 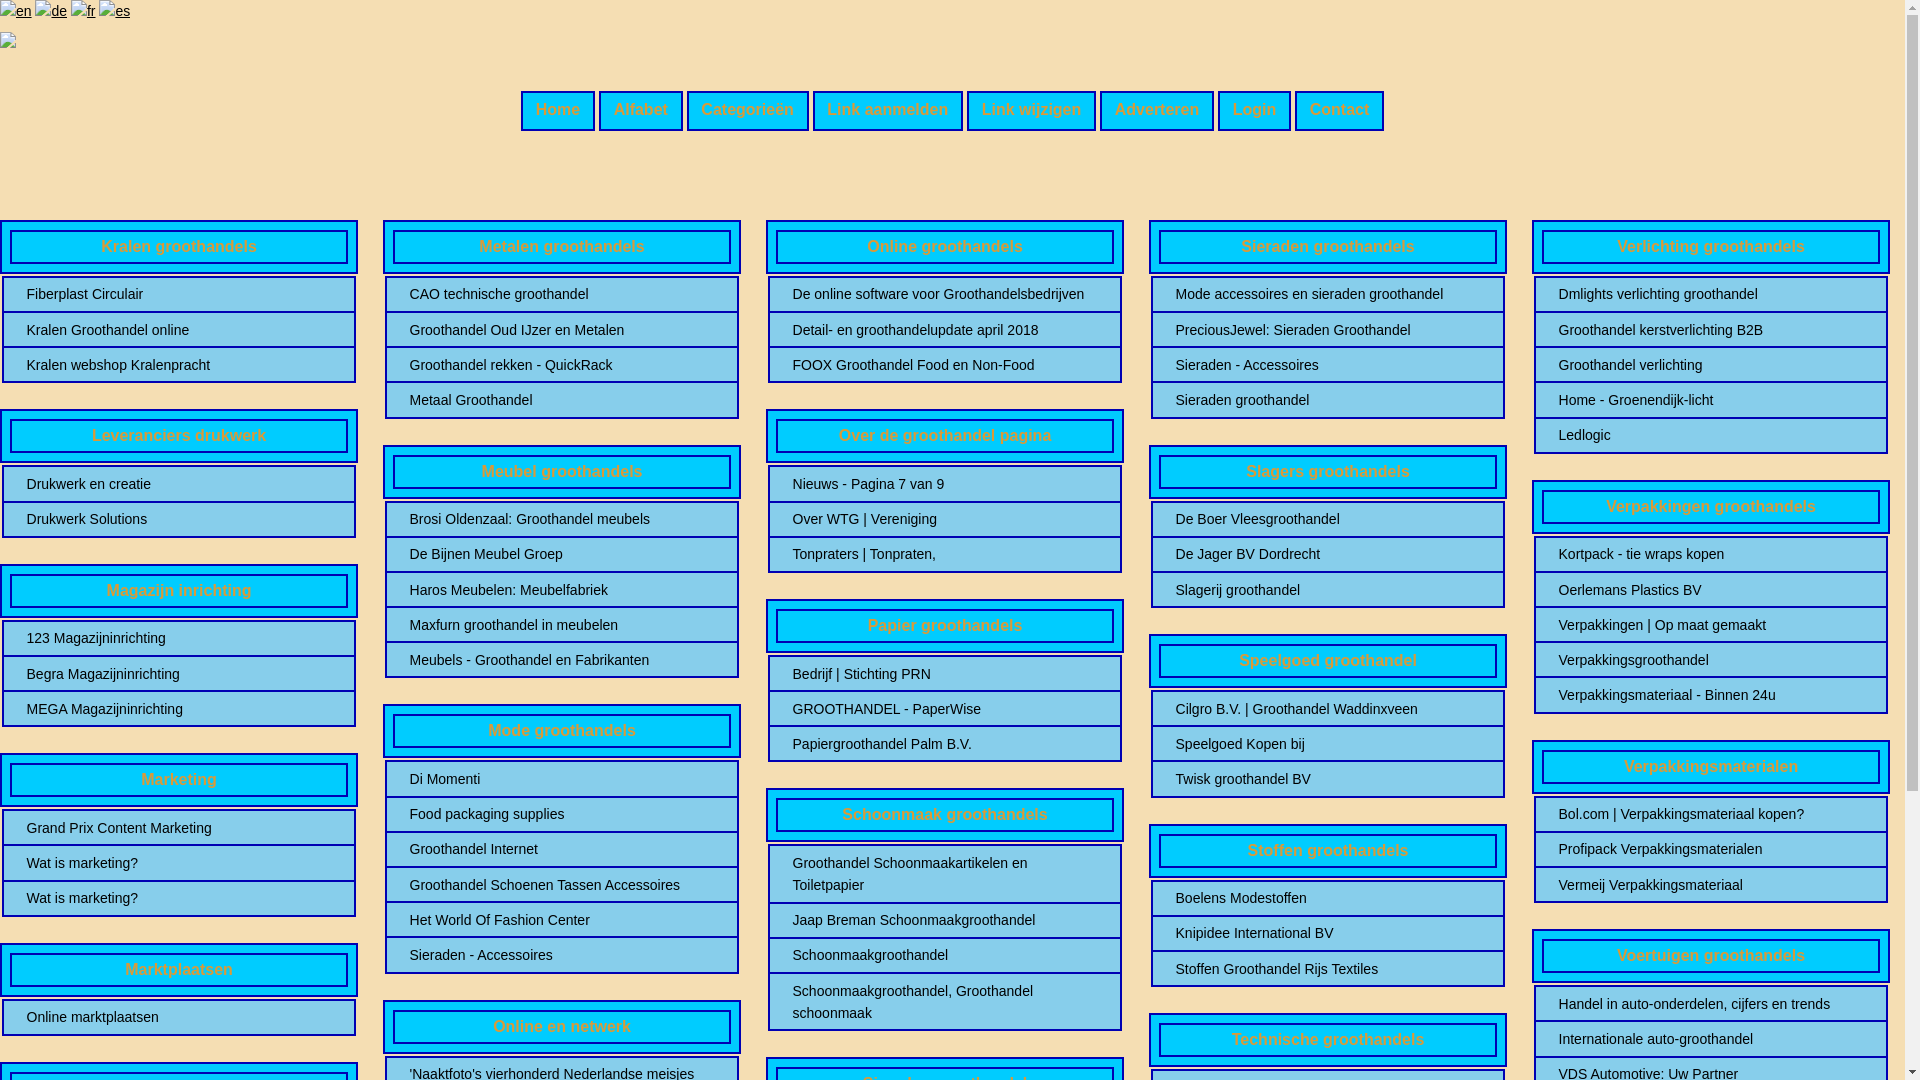 I want to click on 'Speelgoed Kopen bij', so click(x=1328, y=744).